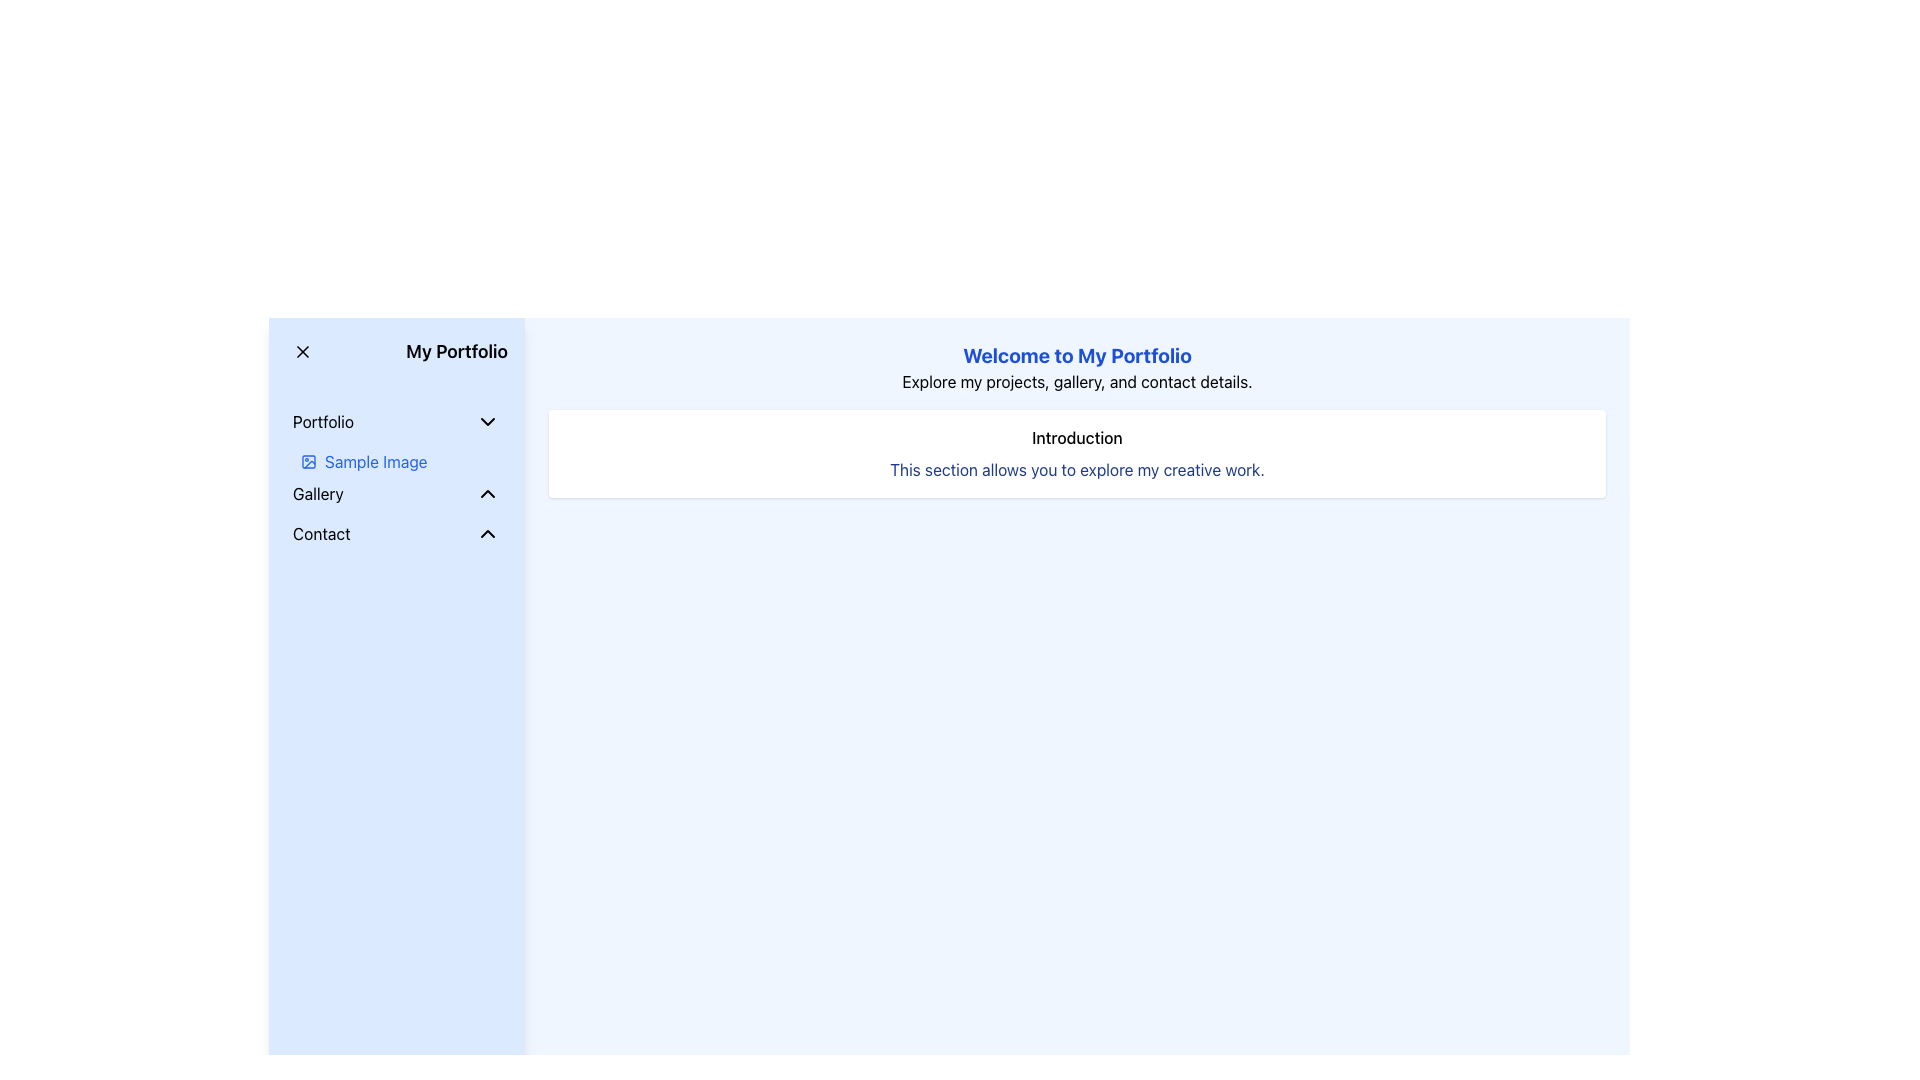 The width and height of the screenshot is (1920, 1080). Describe the element at coordinates (396, 478) in the screenshot. I see `the interactive text link labeled 'Sample Image' located below the 'Portfolio' text in the left navigation panel by moving the cursor to its center point for further interaction` at that location.